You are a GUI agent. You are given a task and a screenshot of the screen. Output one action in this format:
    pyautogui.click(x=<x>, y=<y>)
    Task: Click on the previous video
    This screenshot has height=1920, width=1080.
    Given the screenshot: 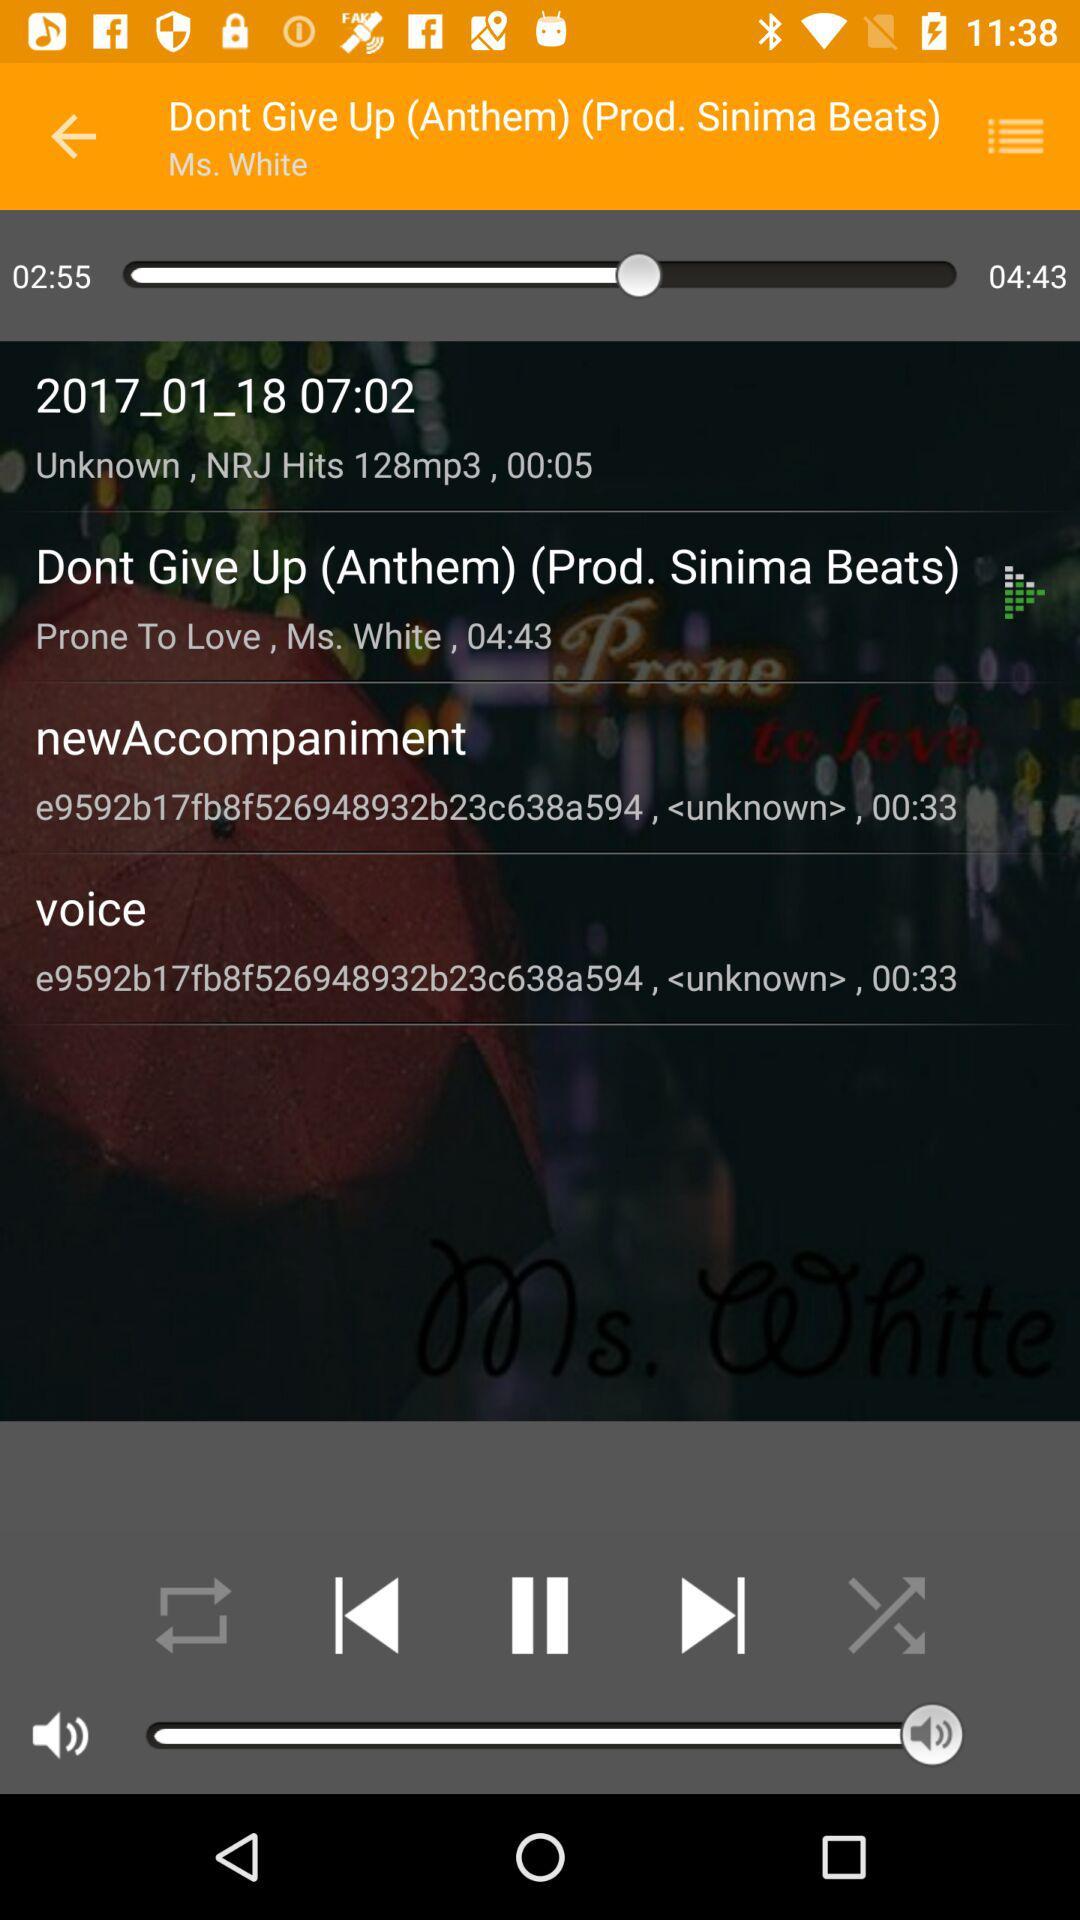 What is the action you would take?
    pyautogui.click(x=366, y=1615)
    